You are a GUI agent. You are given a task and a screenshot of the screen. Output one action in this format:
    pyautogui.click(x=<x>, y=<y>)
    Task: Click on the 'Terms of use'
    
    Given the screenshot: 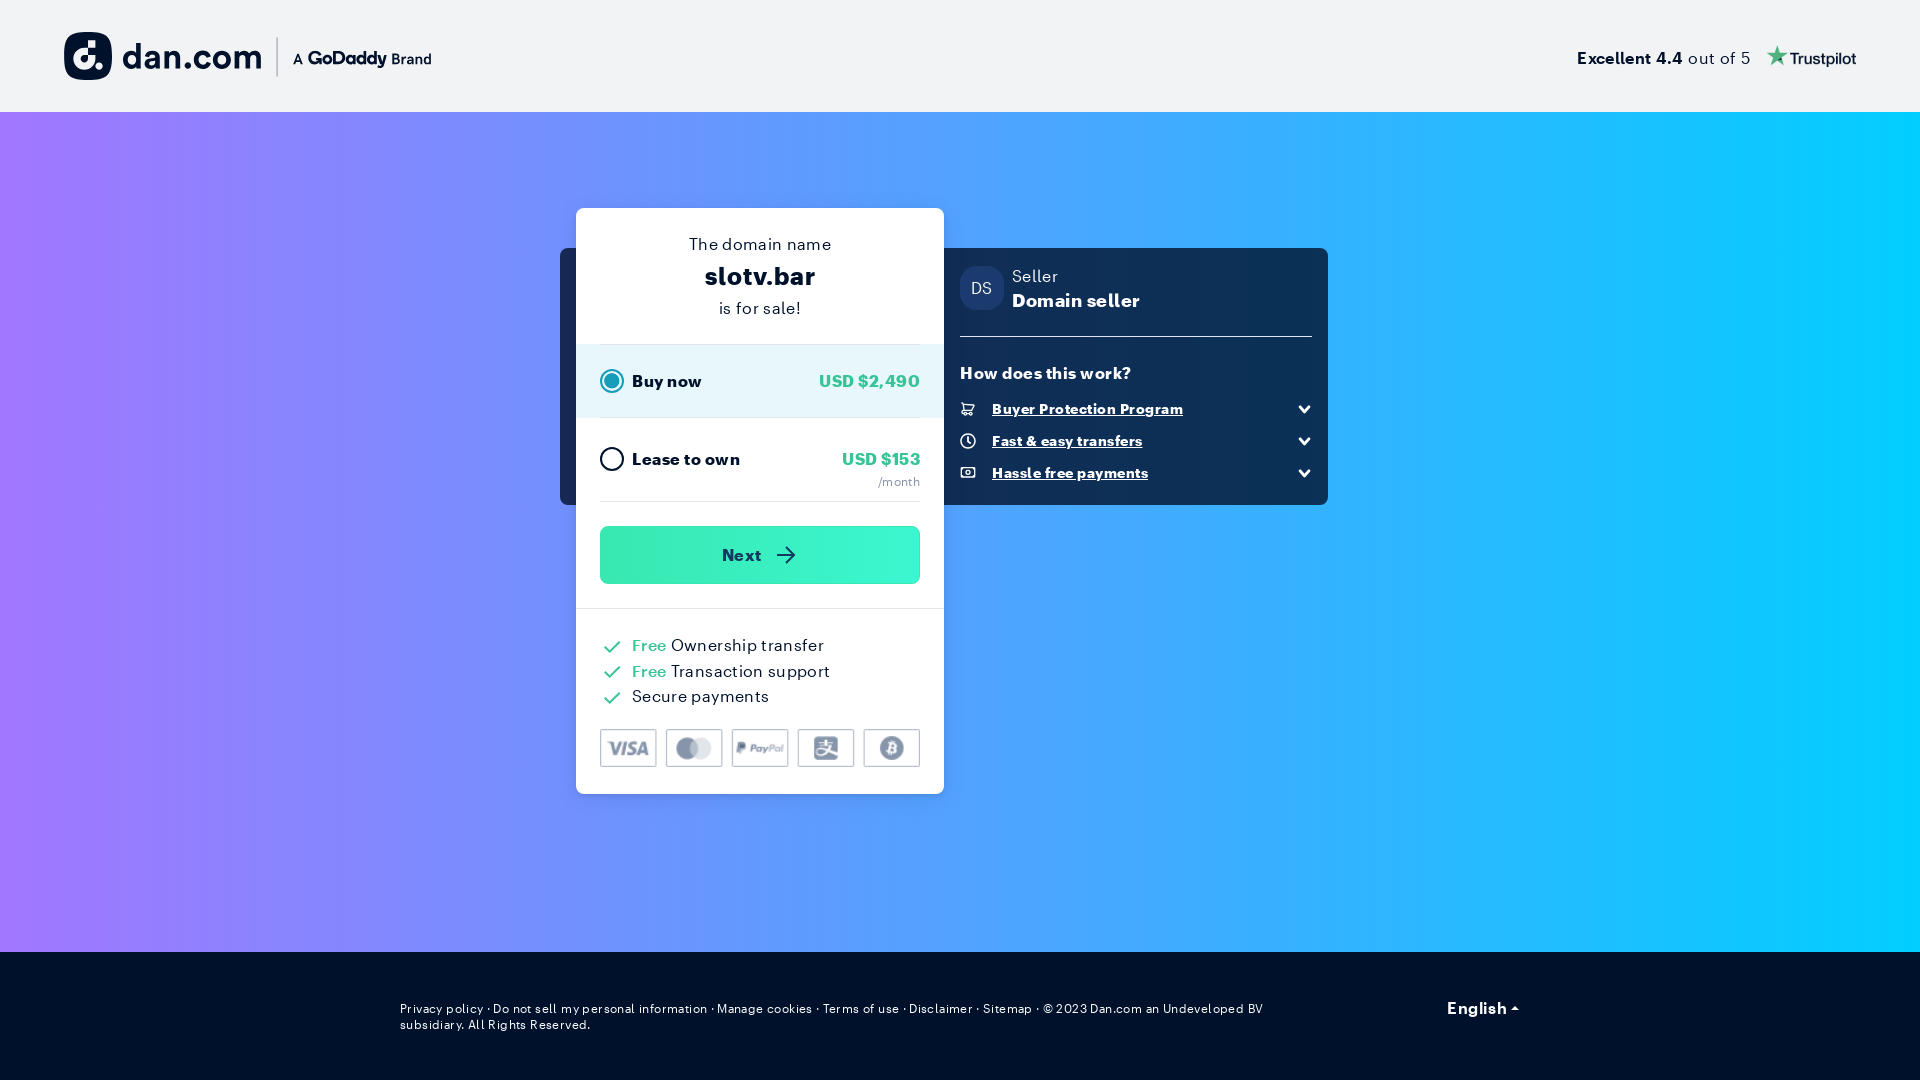 What is the action you would take?
    pyautogui.click(x=861, y=1007)
    